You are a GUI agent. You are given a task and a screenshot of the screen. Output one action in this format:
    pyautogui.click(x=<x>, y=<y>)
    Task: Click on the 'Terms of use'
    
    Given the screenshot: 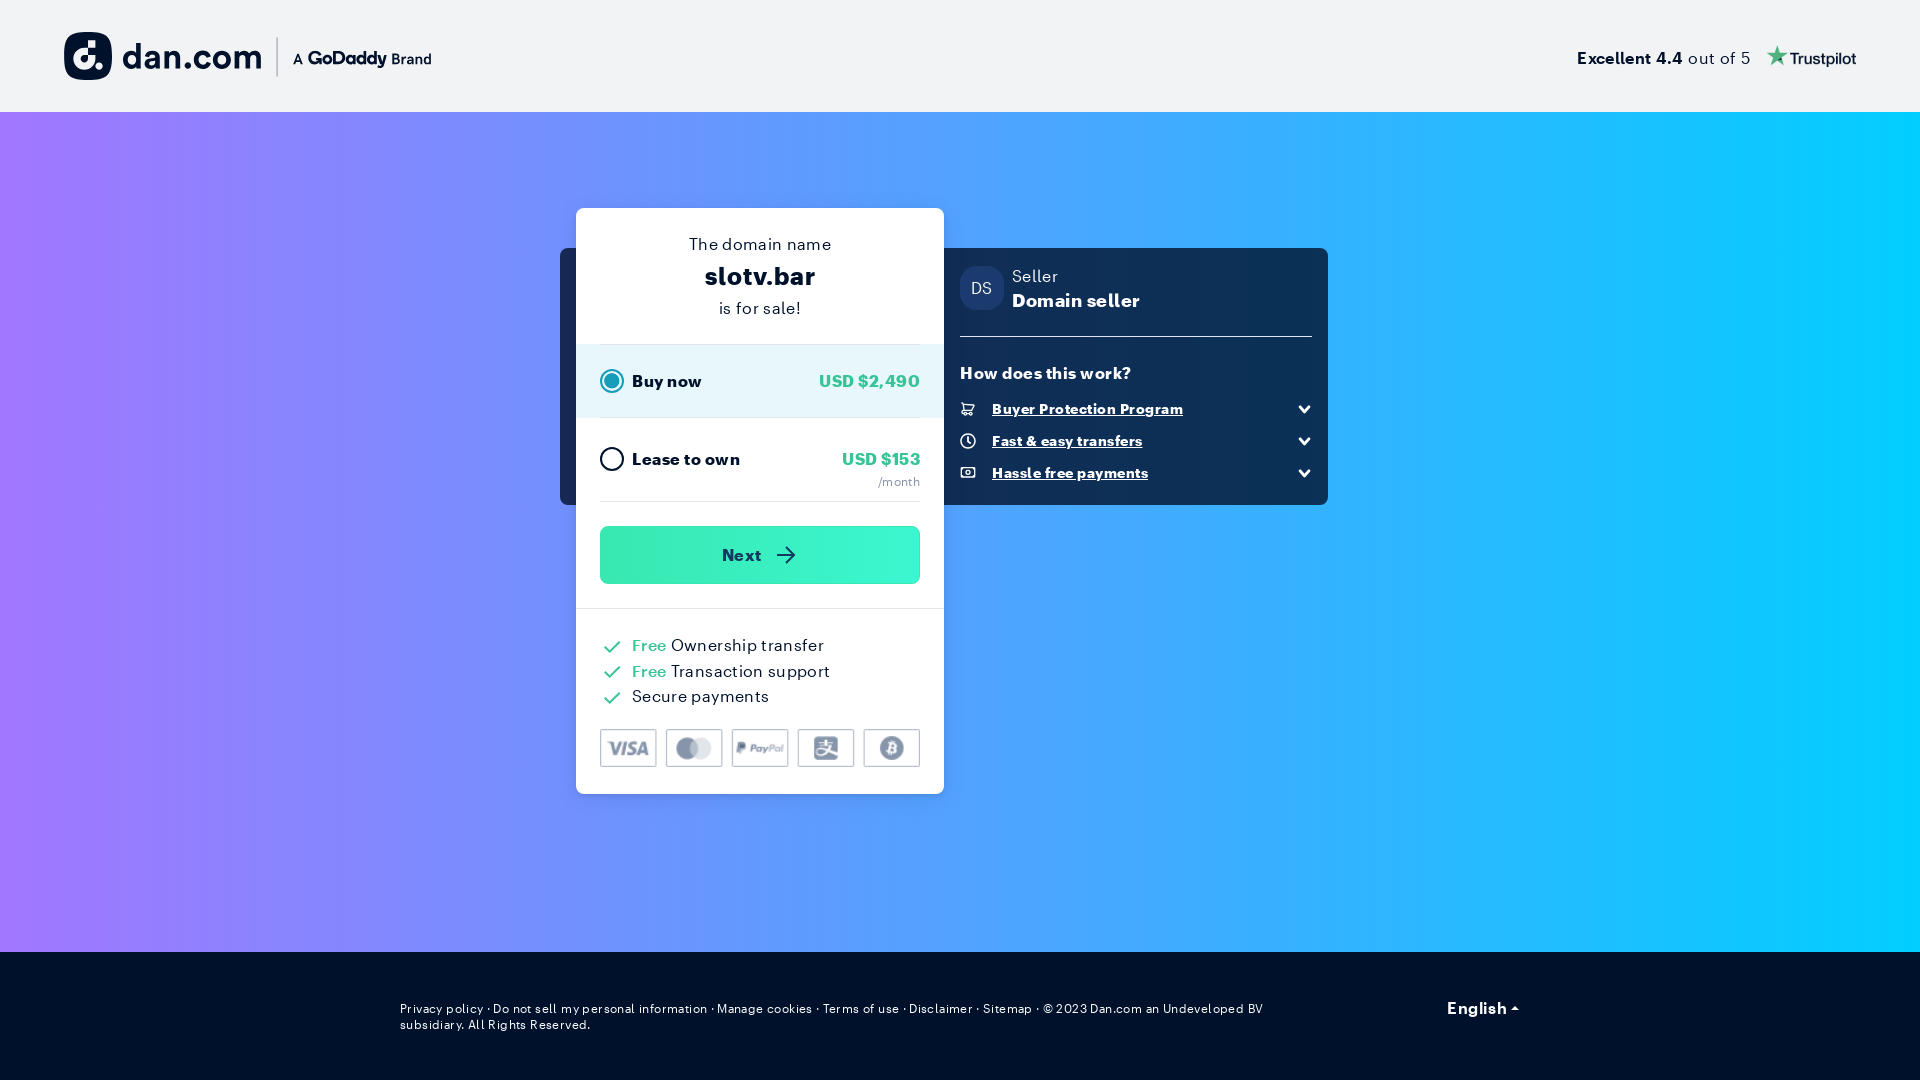 What is the action you would take?
    pyautogui.click(x=861, y=1007)
    